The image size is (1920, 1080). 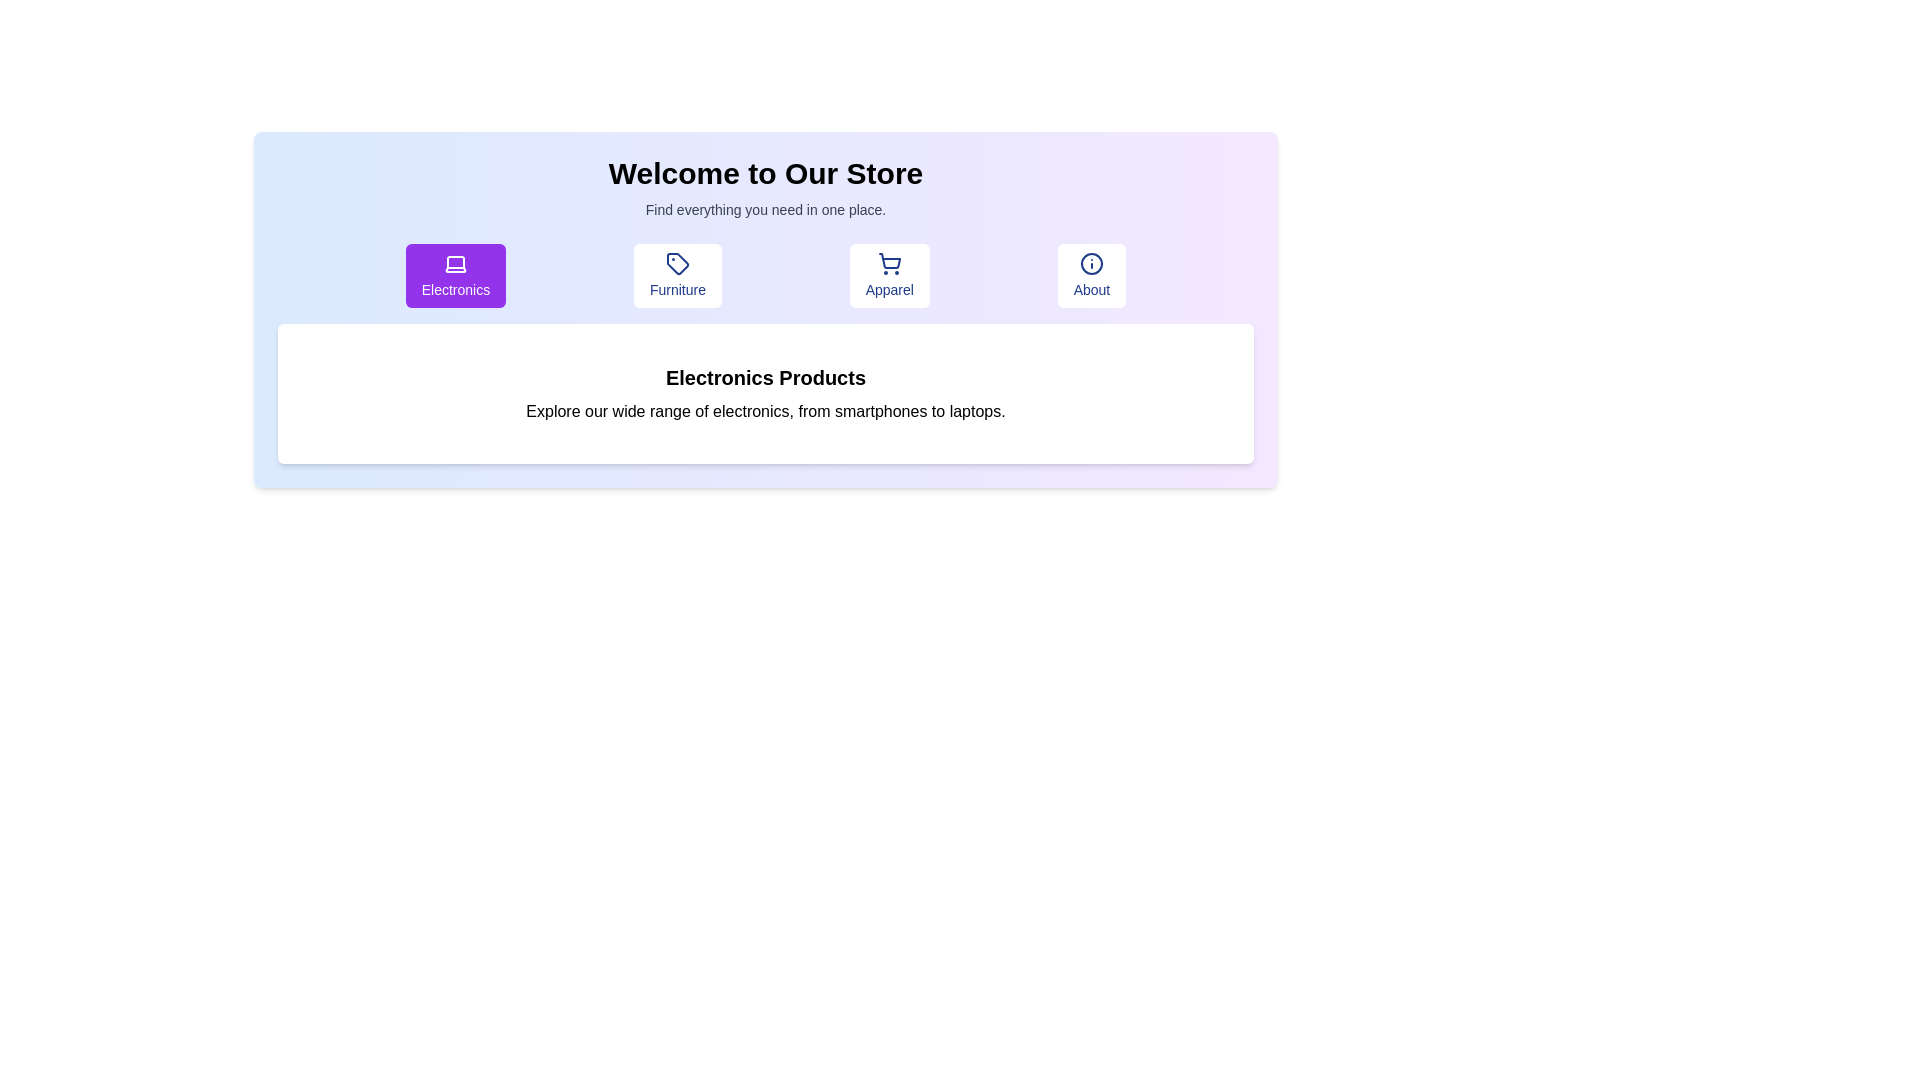 I want to click on the purple square labeled 'Electronics' that surrounds the SVG-based electronics icon, so click(x=455, y=263).